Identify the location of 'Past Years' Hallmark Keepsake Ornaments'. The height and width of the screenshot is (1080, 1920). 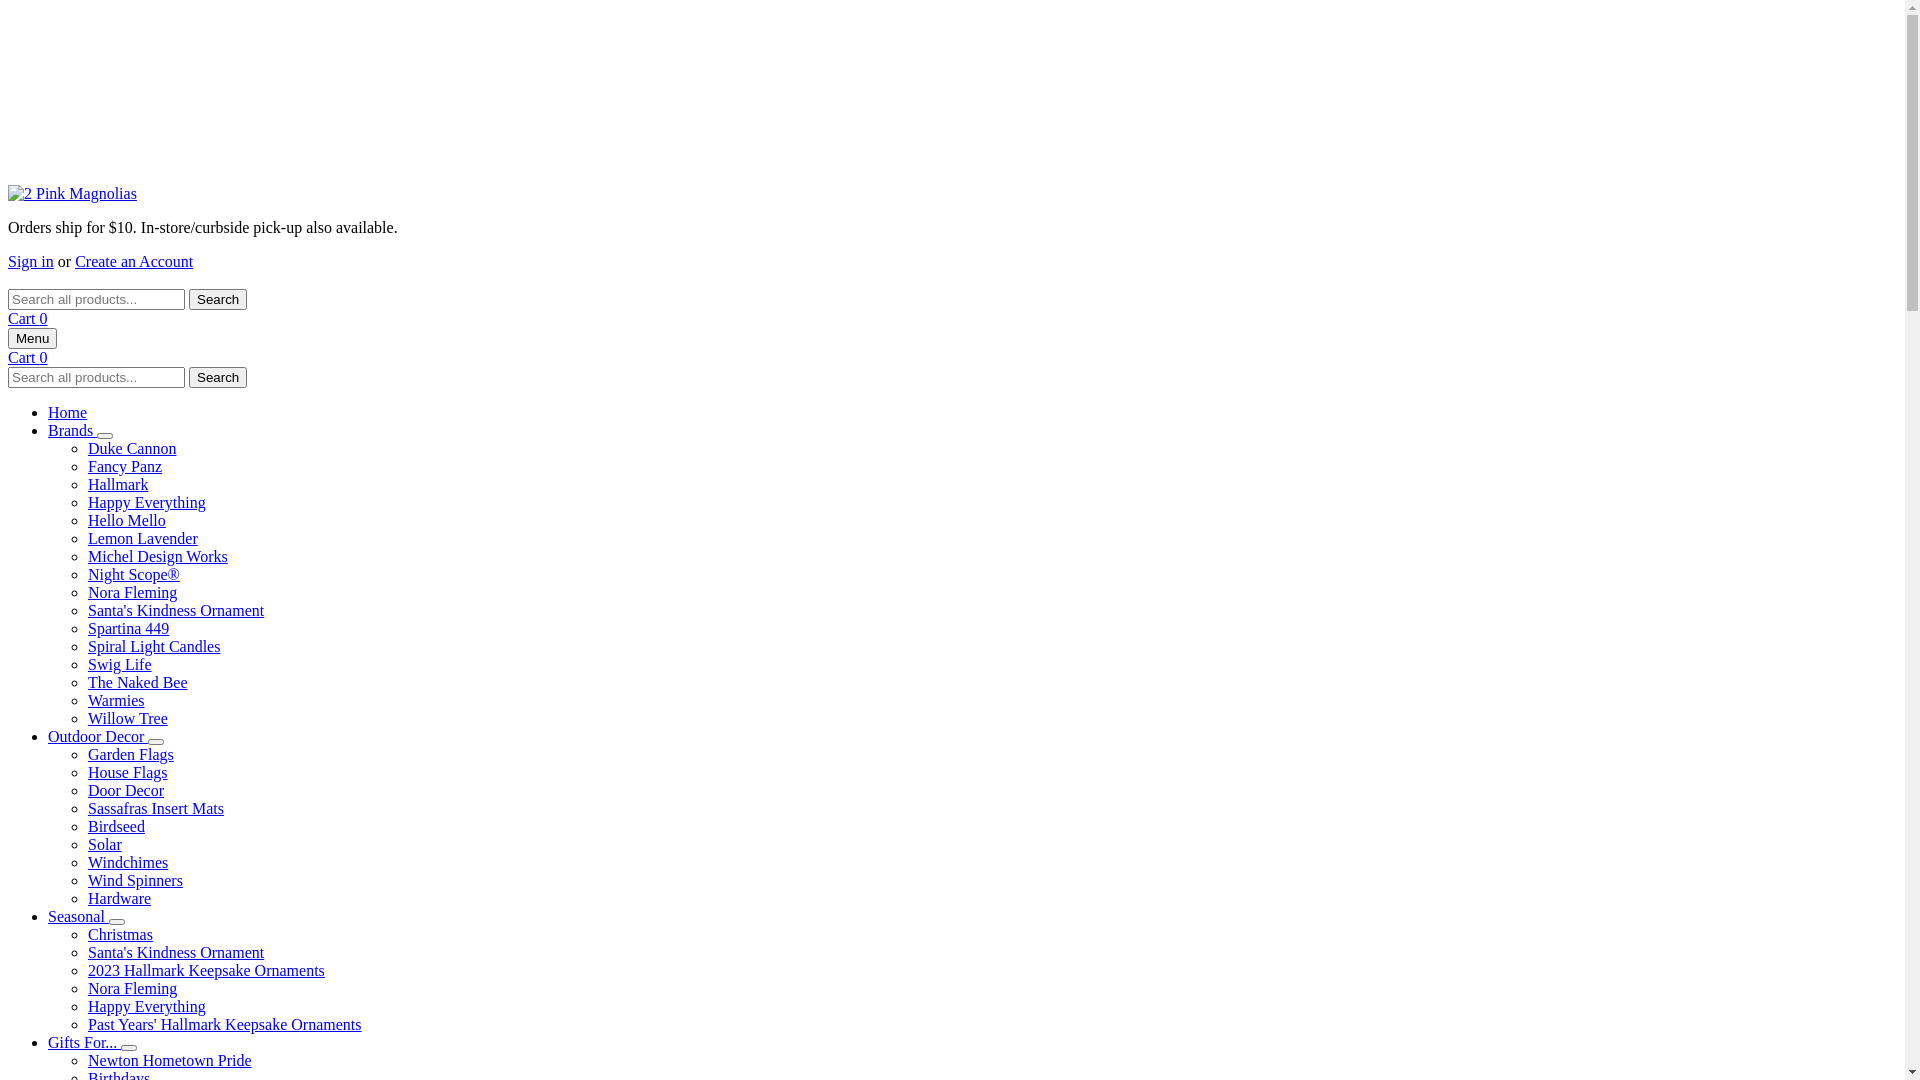
(224, 1024).